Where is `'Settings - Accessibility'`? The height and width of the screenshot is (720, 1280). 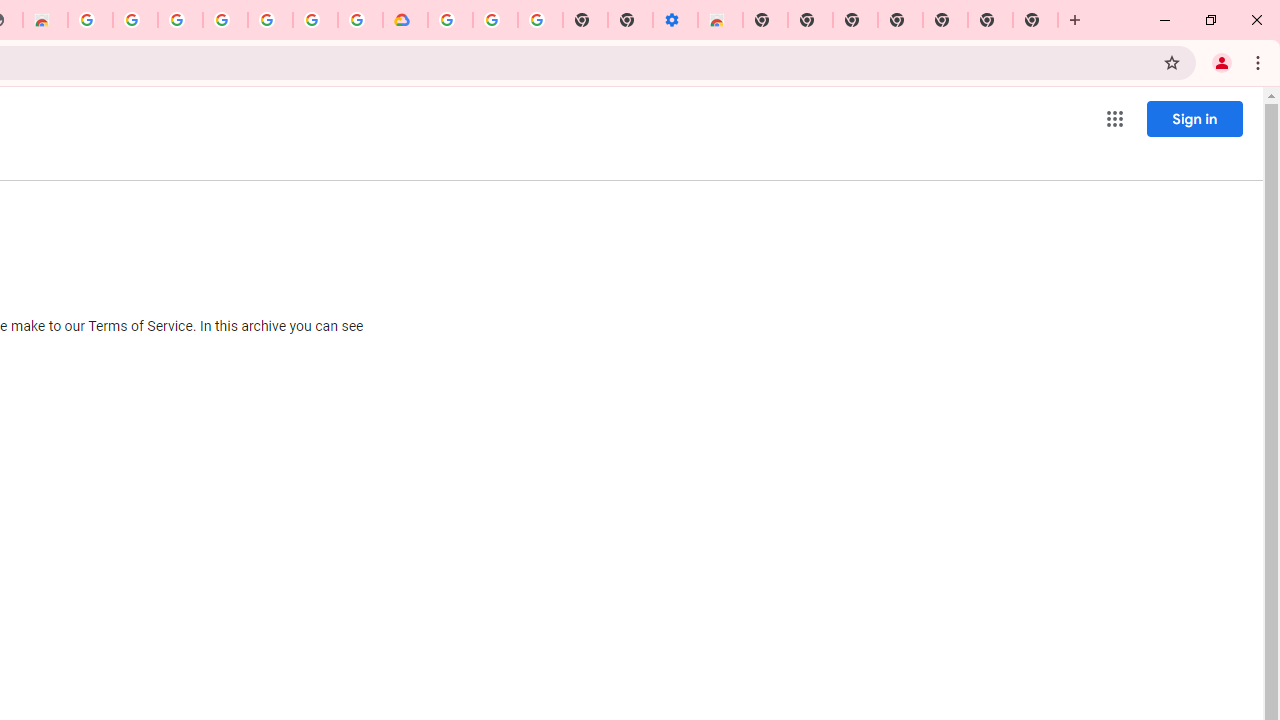 'Settings - Accessibility' is located at coordinates (675, 20).